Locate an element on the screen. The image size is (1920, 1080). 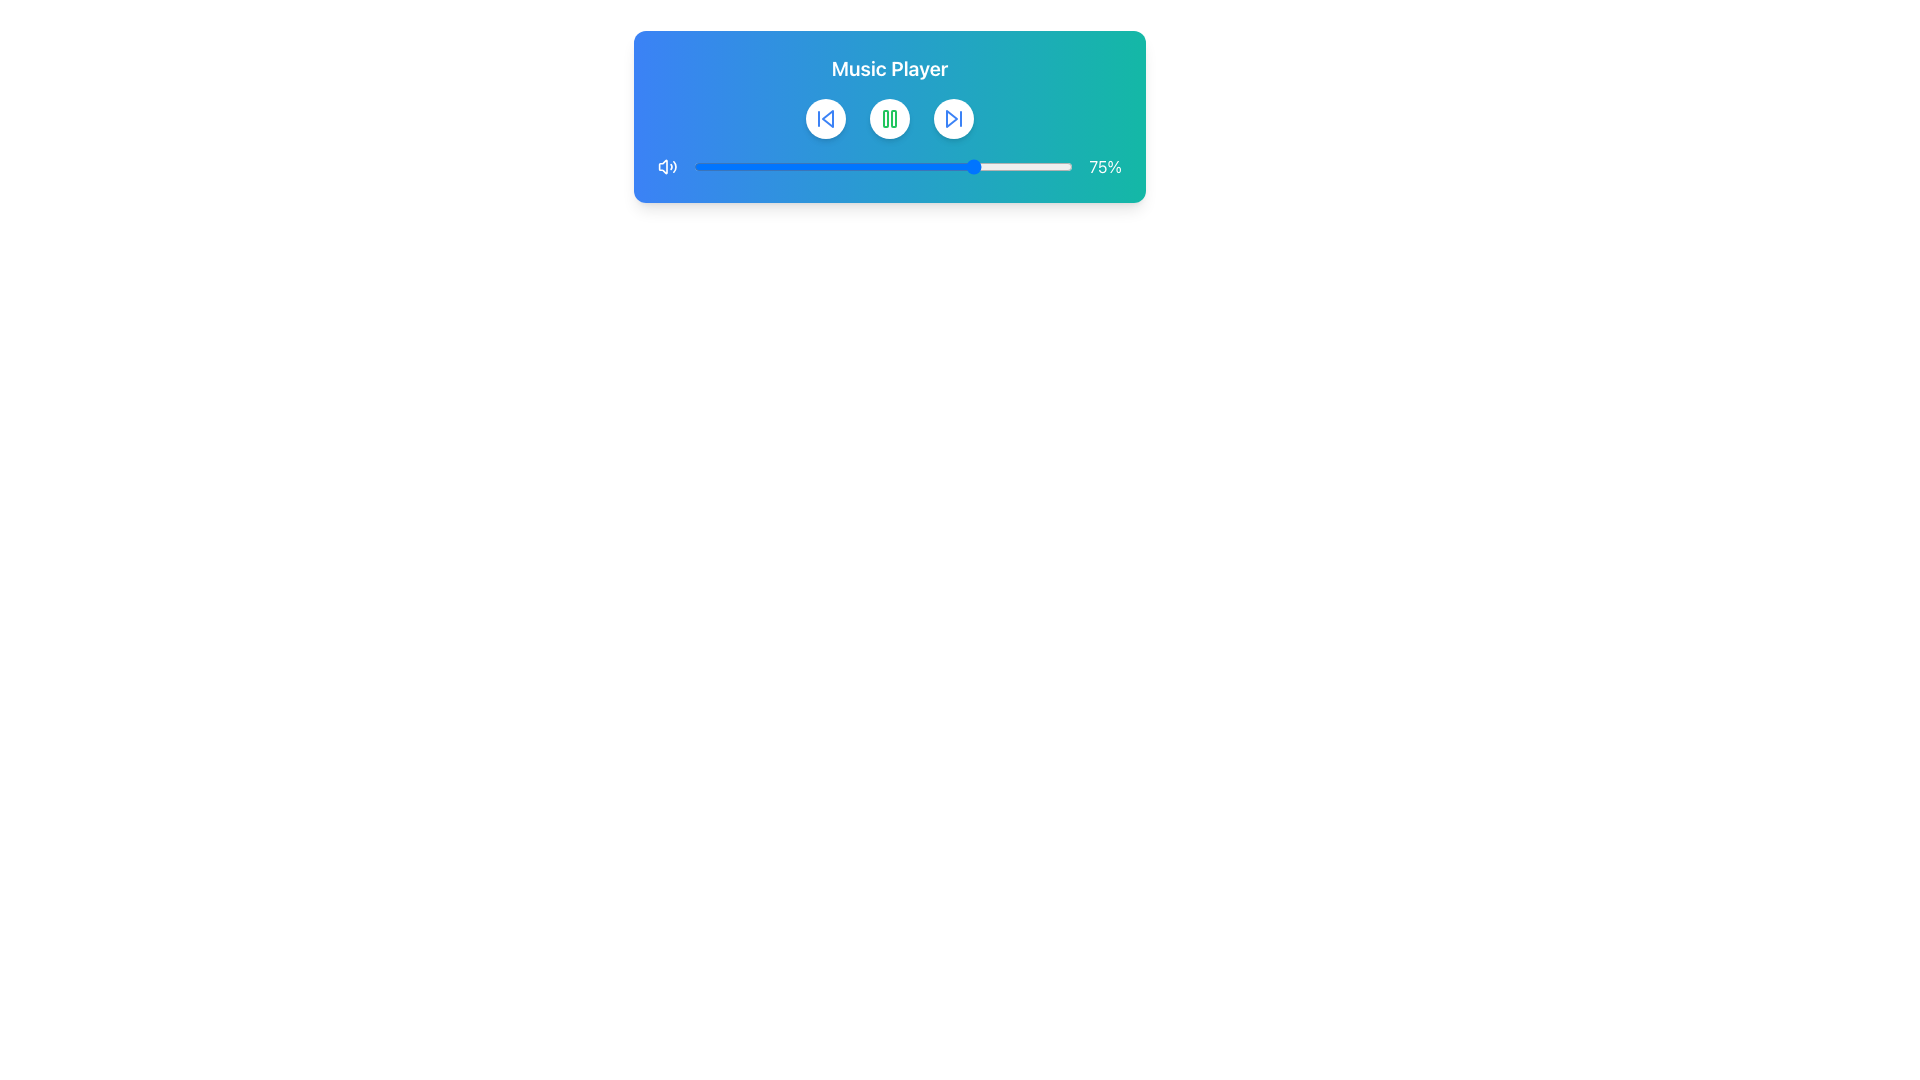
the rightmost graphical icon representing sound waves in the volume control indicator of the music player interface is located at coordinates (674, 165).